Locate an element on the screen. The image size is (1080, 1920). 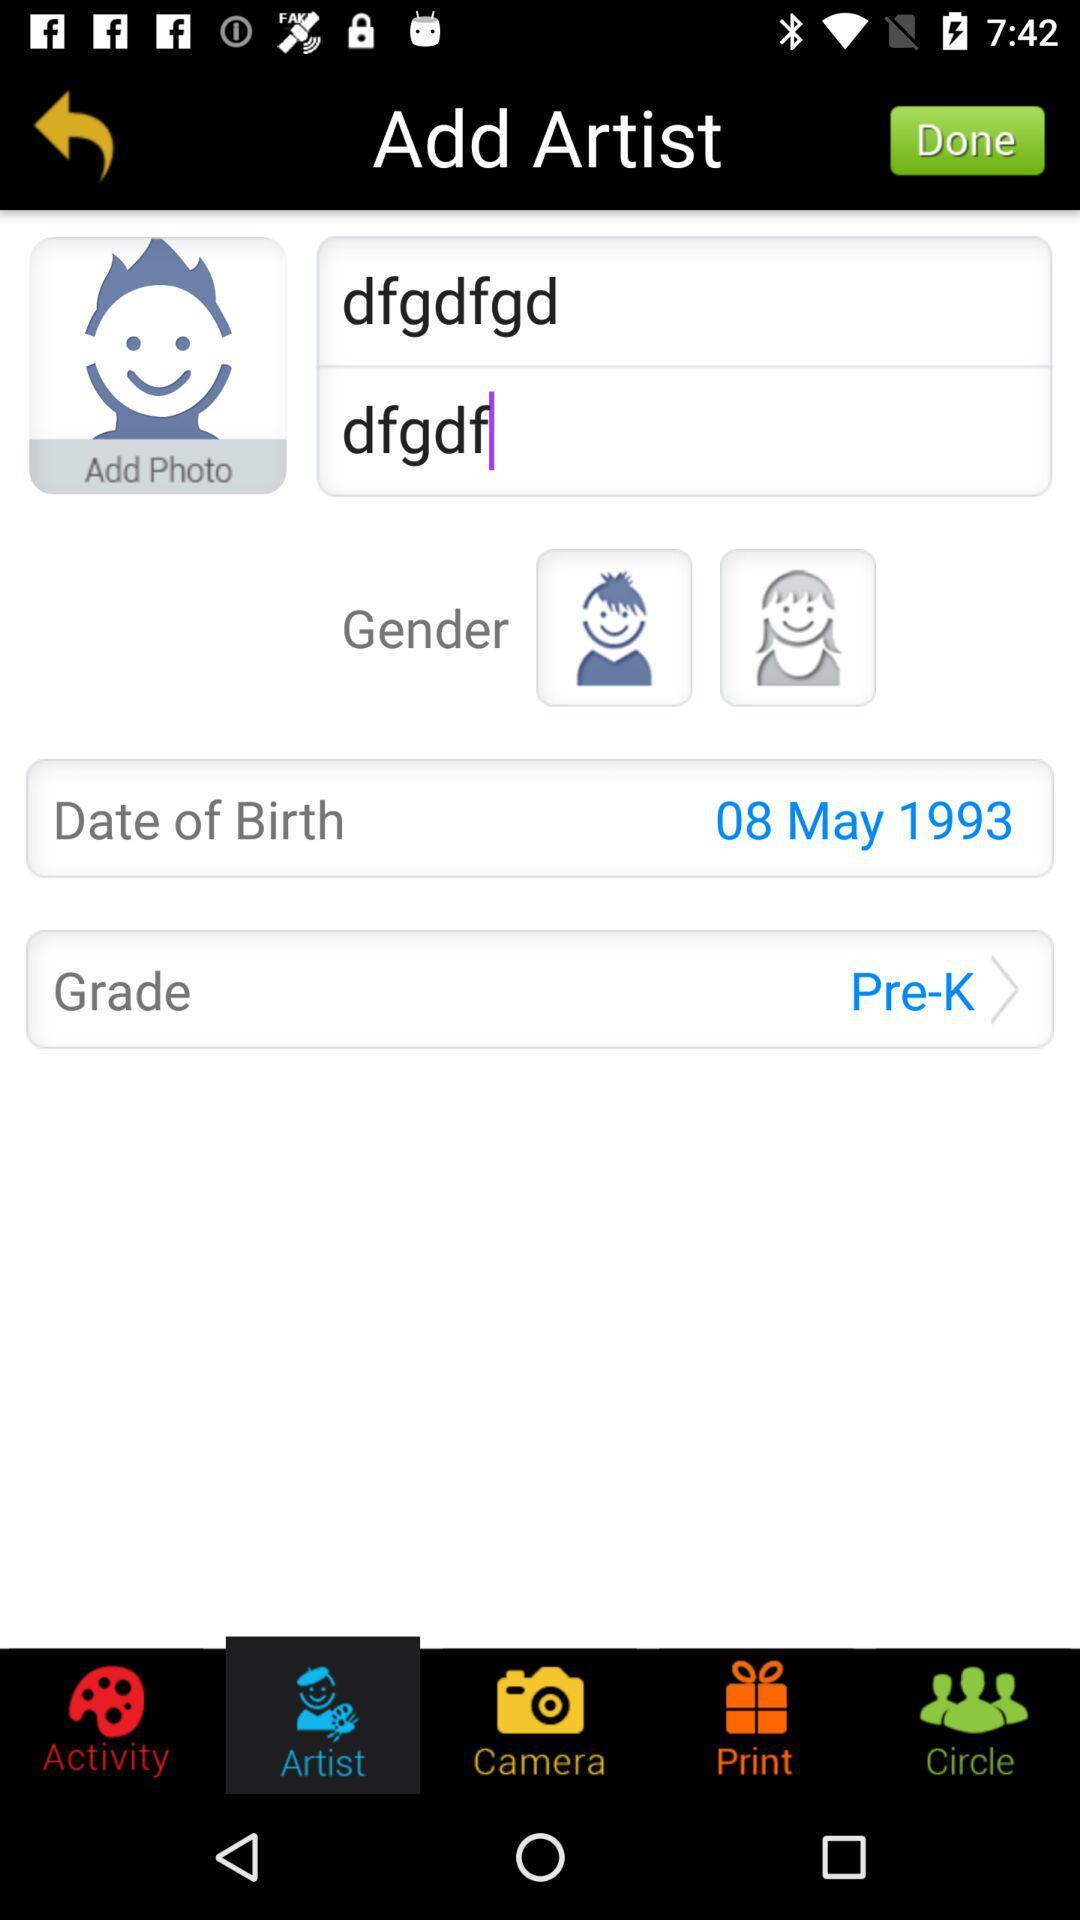
item to the left of the add artist item is located at coordinates (72, 135).